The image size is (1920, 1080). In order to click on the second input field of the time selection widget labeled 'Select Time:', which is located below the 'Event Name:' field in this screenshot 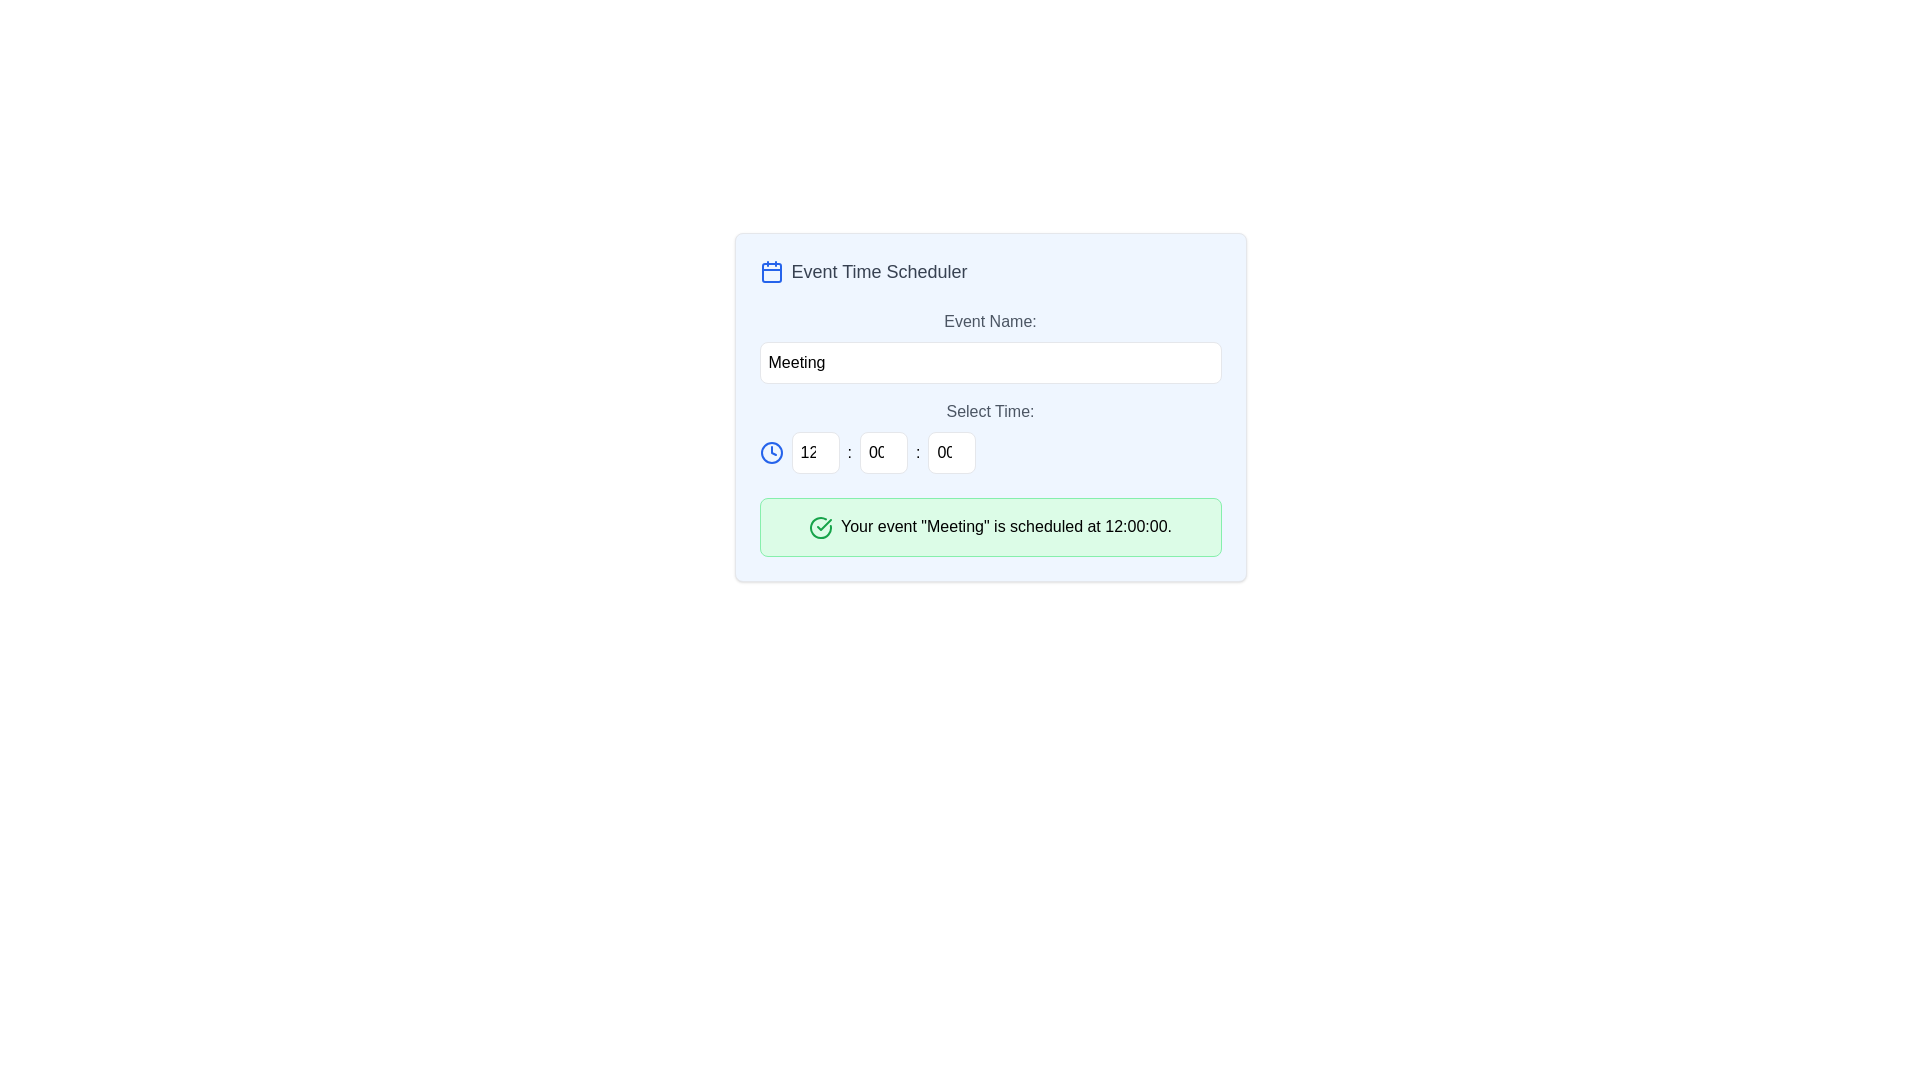, I will do `click(990, 435)`.